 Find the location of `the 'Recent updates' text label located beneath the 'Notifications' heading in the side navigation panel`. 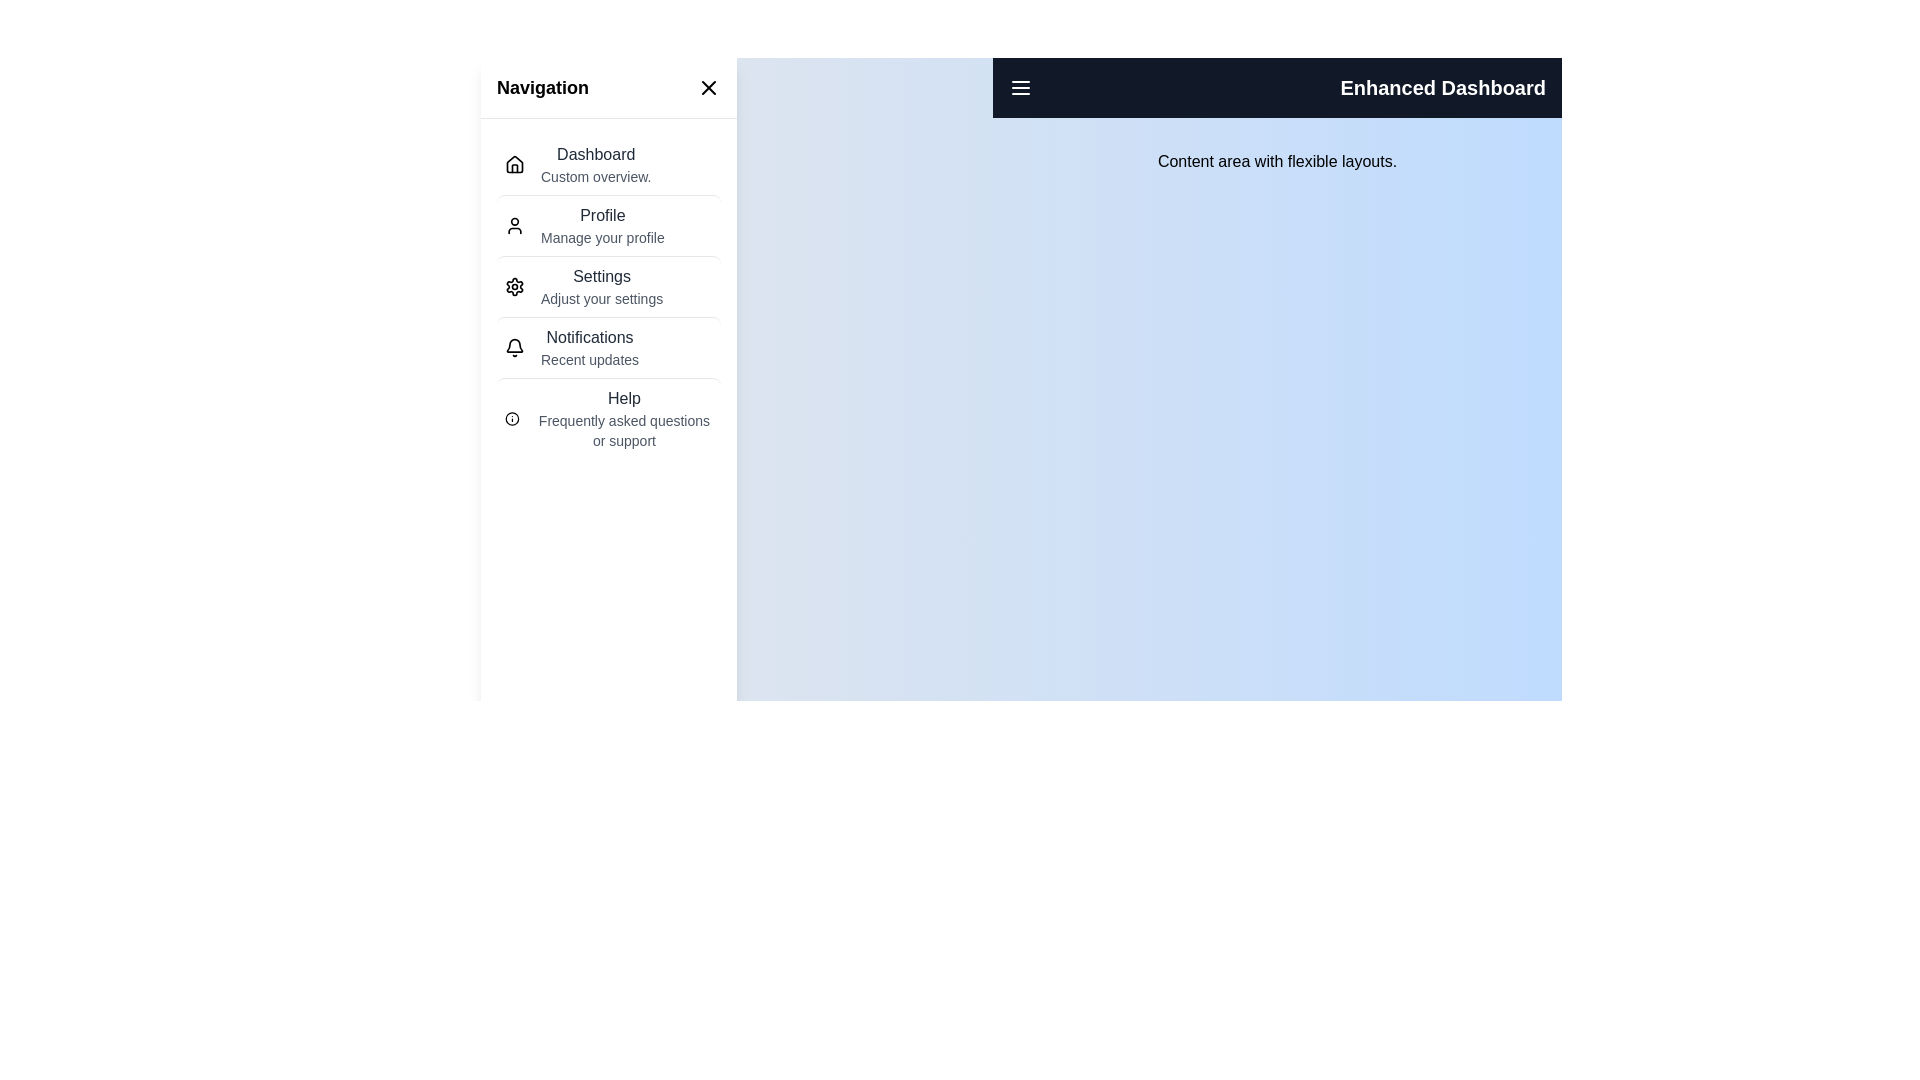

the 'Recent updates' text label located beneath the 'Notifications' heading in the side navigation panel is located at coordinates (589, 358).